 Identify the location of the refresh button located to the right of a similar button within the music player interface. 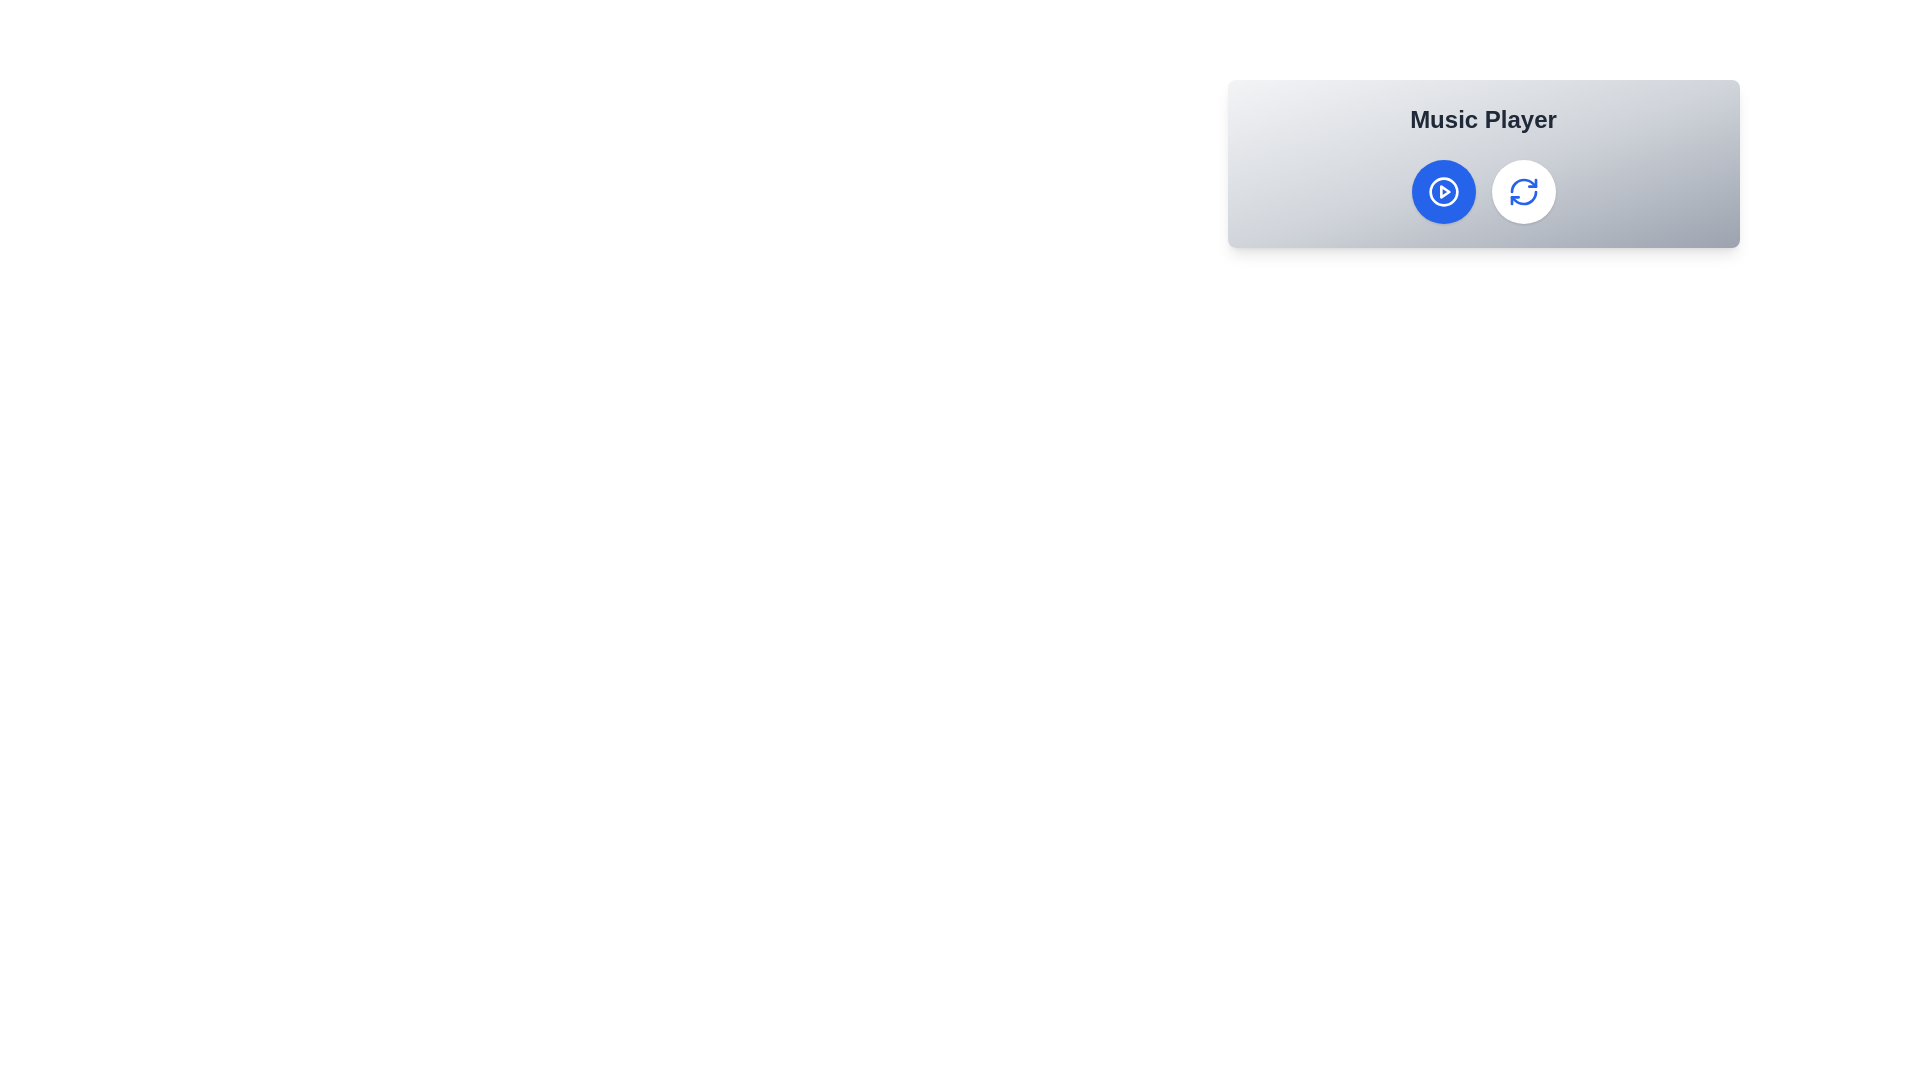
(1522, 192).